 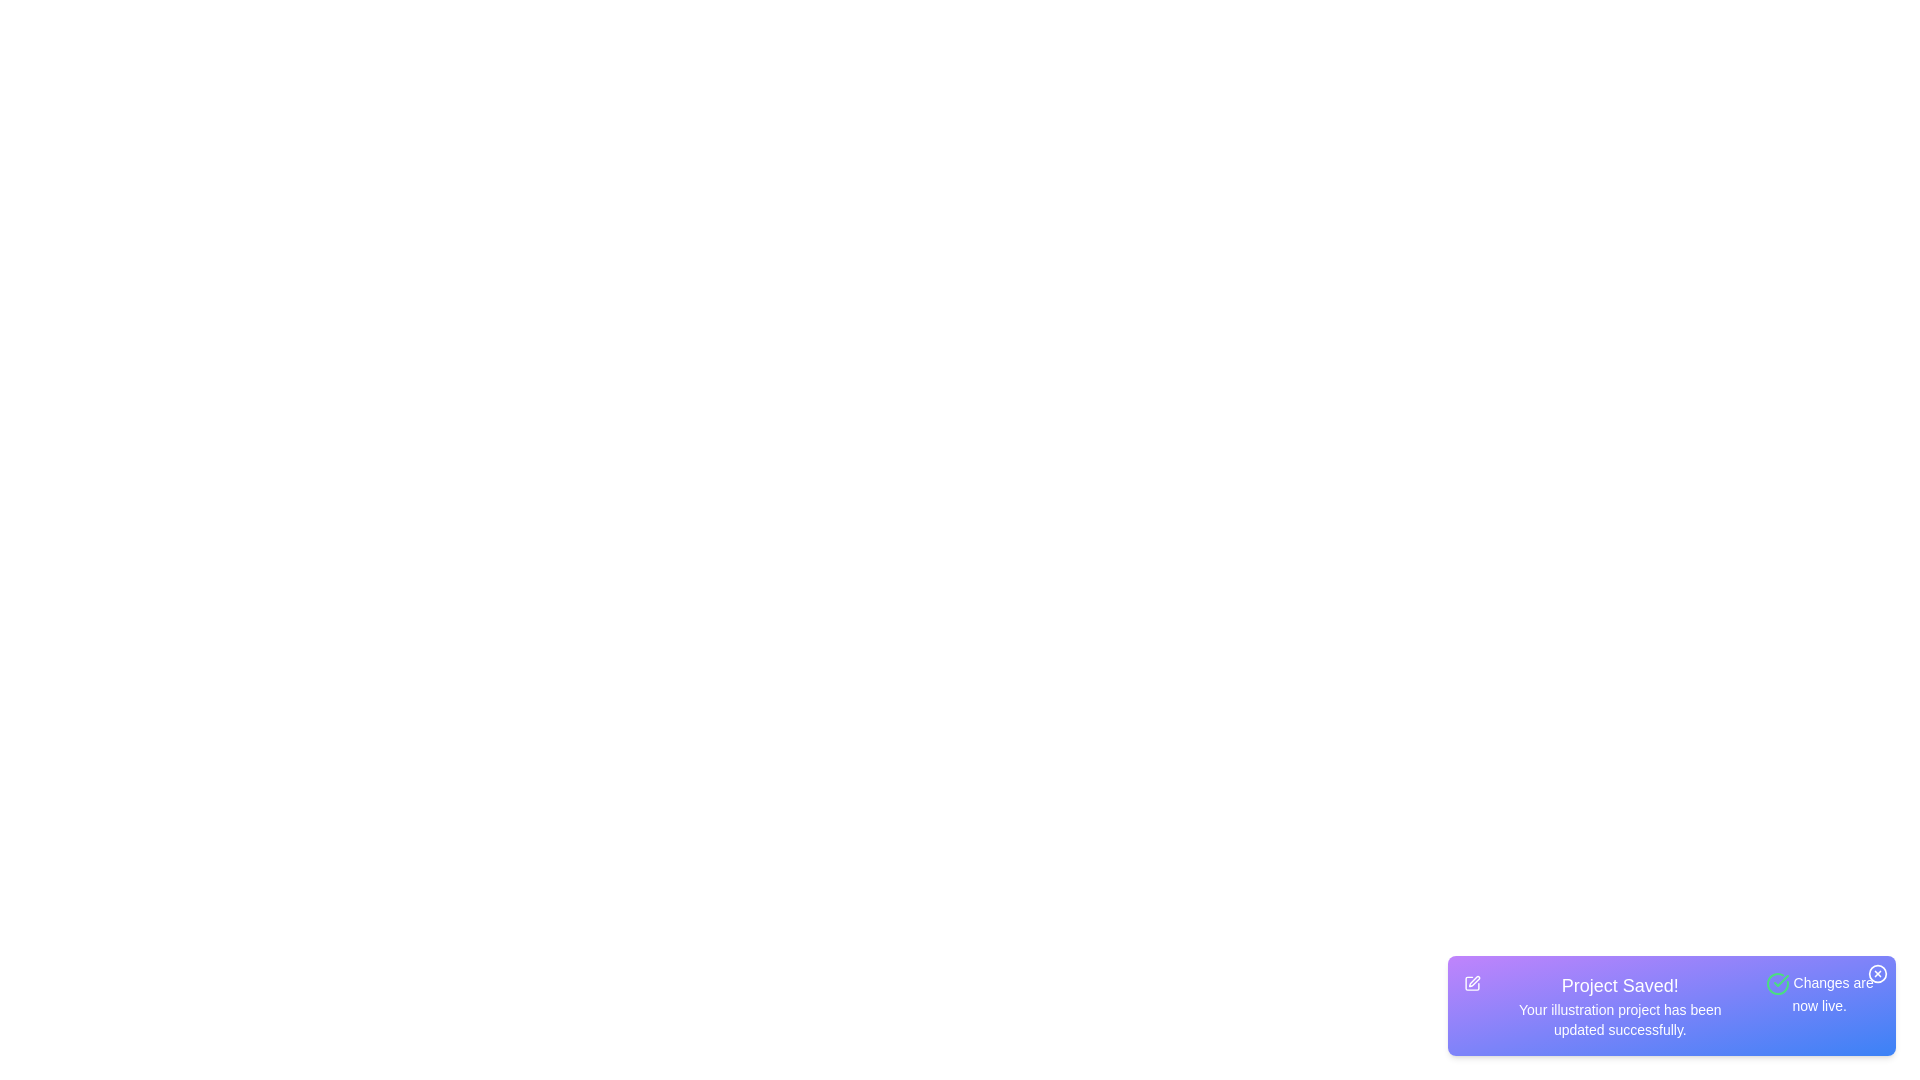 I want to click on the notification area to acknowledge its content, so click(x=1671, y=1006).